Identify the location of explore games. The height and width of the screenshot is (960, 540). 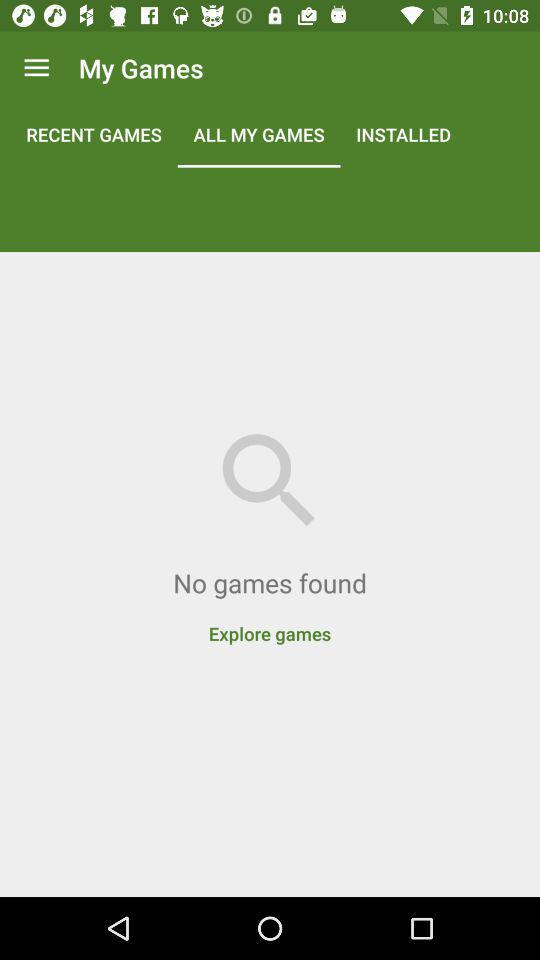
(270, 622).